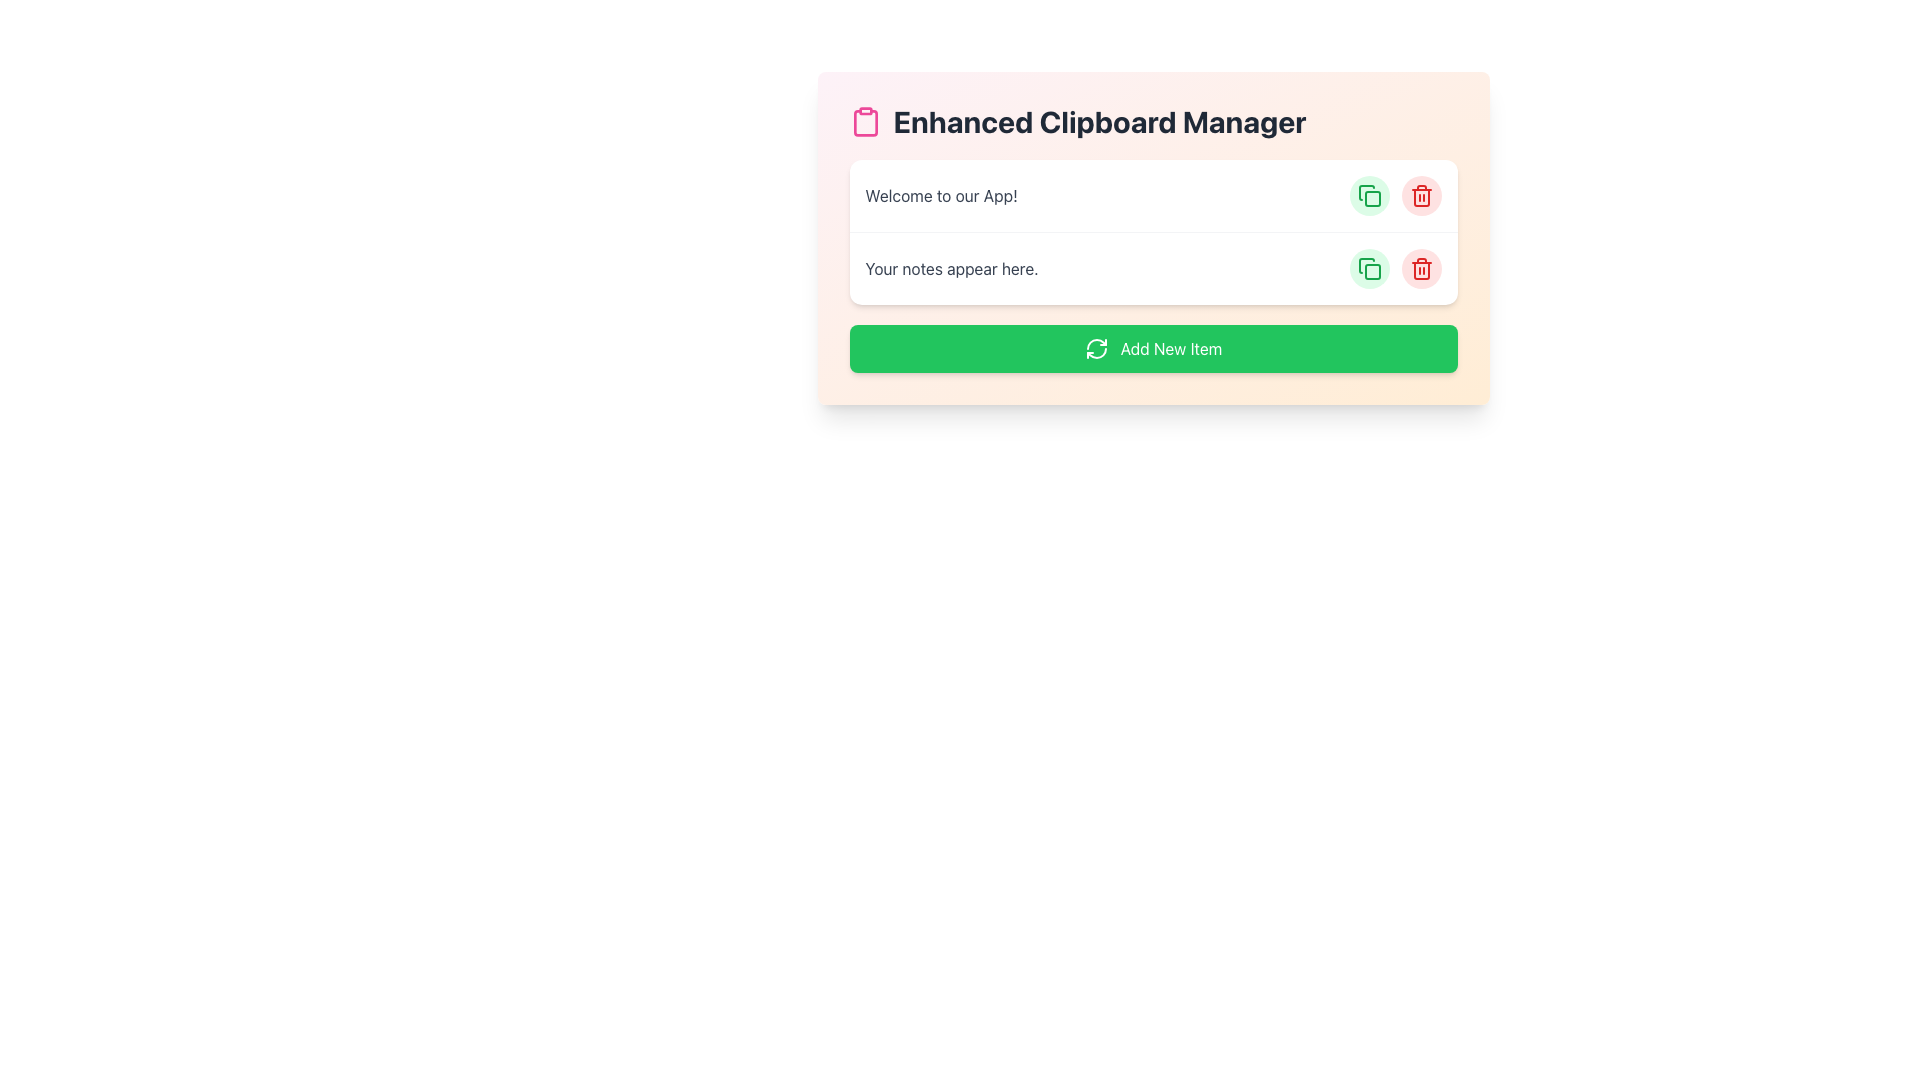 This screenshot has height=1080, width=1920. Describe the element at coordinates (865, 123) in the screenshot. I see `the pink clipboard icon element located at the top-left corner next to the title 'Enhanced Clipboard Manager'` at that location.